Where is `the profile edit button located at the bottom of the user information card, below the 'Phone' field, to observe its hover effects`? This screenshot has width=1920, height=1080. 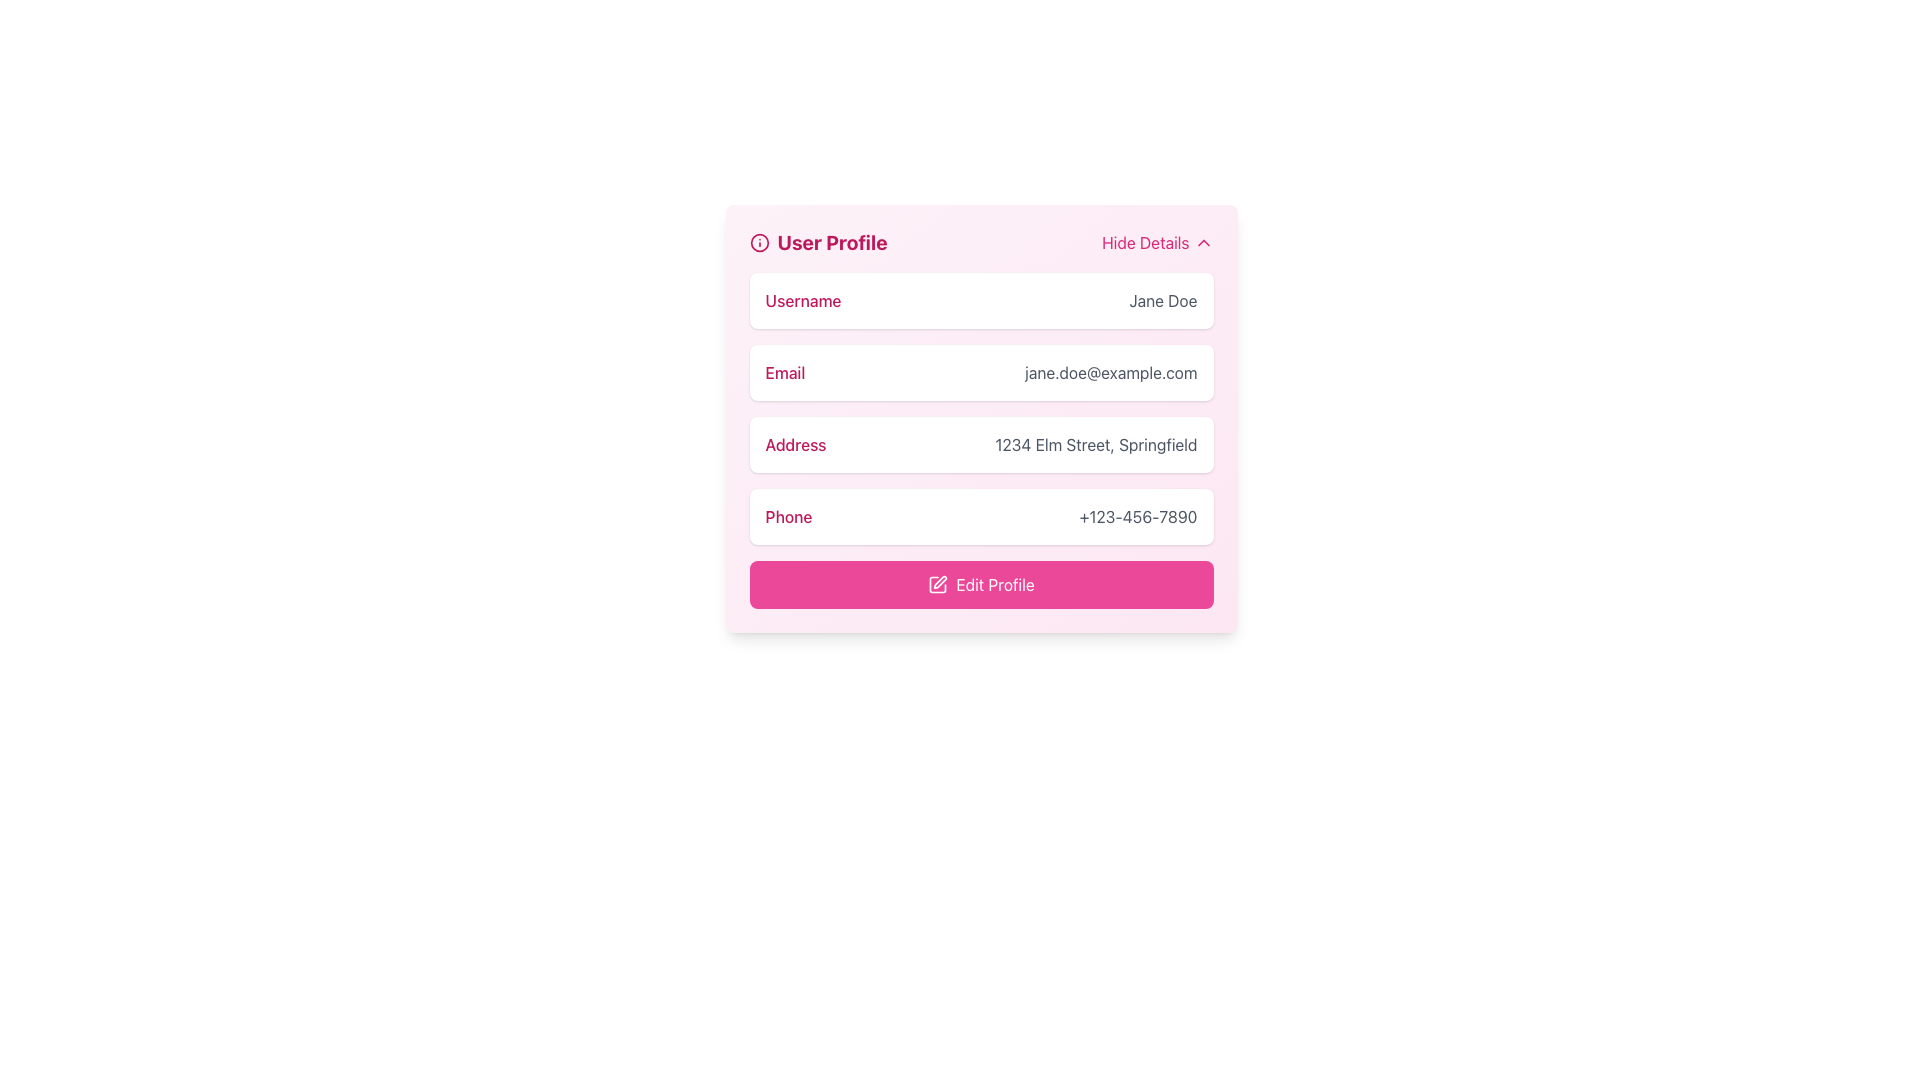 the profile edit button located at the bottom of the user information card, below the 'Phone' field, to observe its hover effects is located at coordinates (981, 585).